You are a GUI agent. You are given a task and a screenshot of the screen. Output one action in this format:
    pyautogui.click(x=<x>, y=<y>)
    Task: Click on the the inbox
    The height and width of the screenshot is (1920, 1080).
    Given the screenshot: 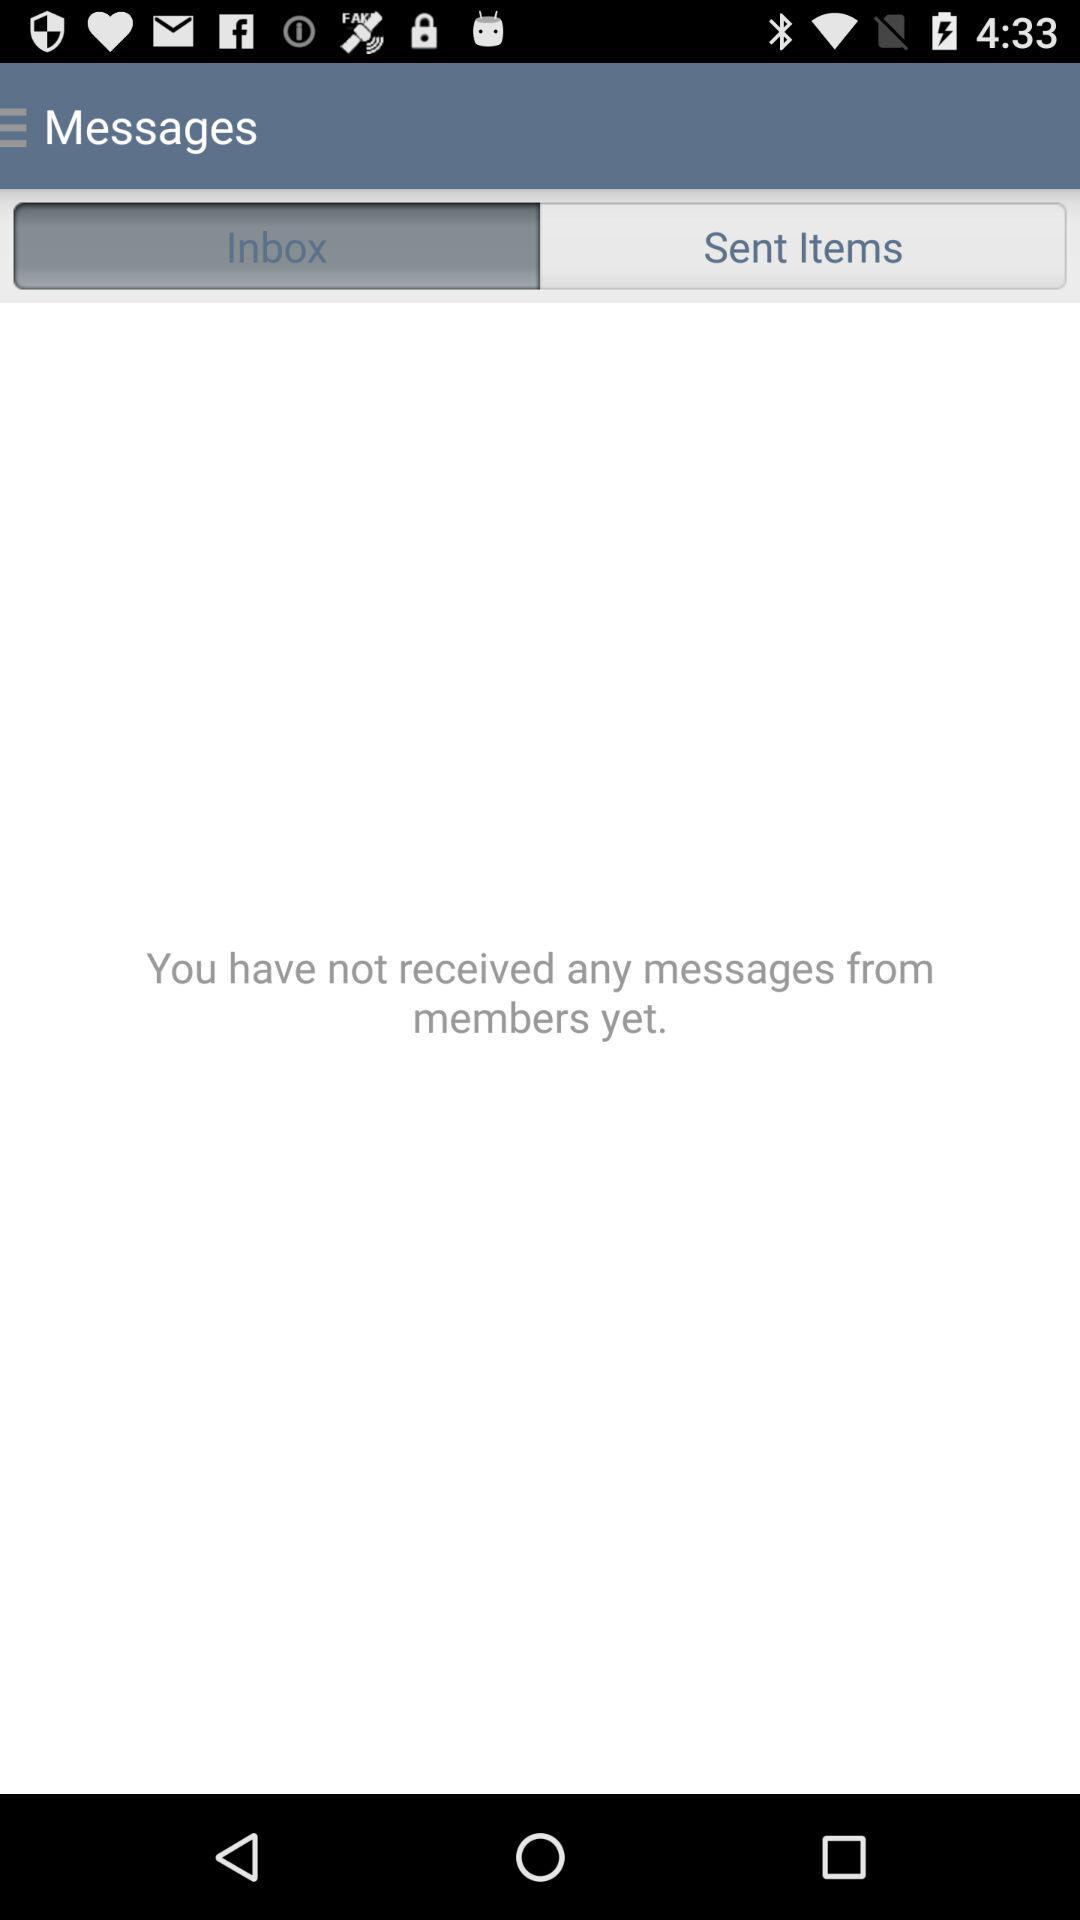 What is the action you would take?
    pyautogui.click(x=276, y=244)
    